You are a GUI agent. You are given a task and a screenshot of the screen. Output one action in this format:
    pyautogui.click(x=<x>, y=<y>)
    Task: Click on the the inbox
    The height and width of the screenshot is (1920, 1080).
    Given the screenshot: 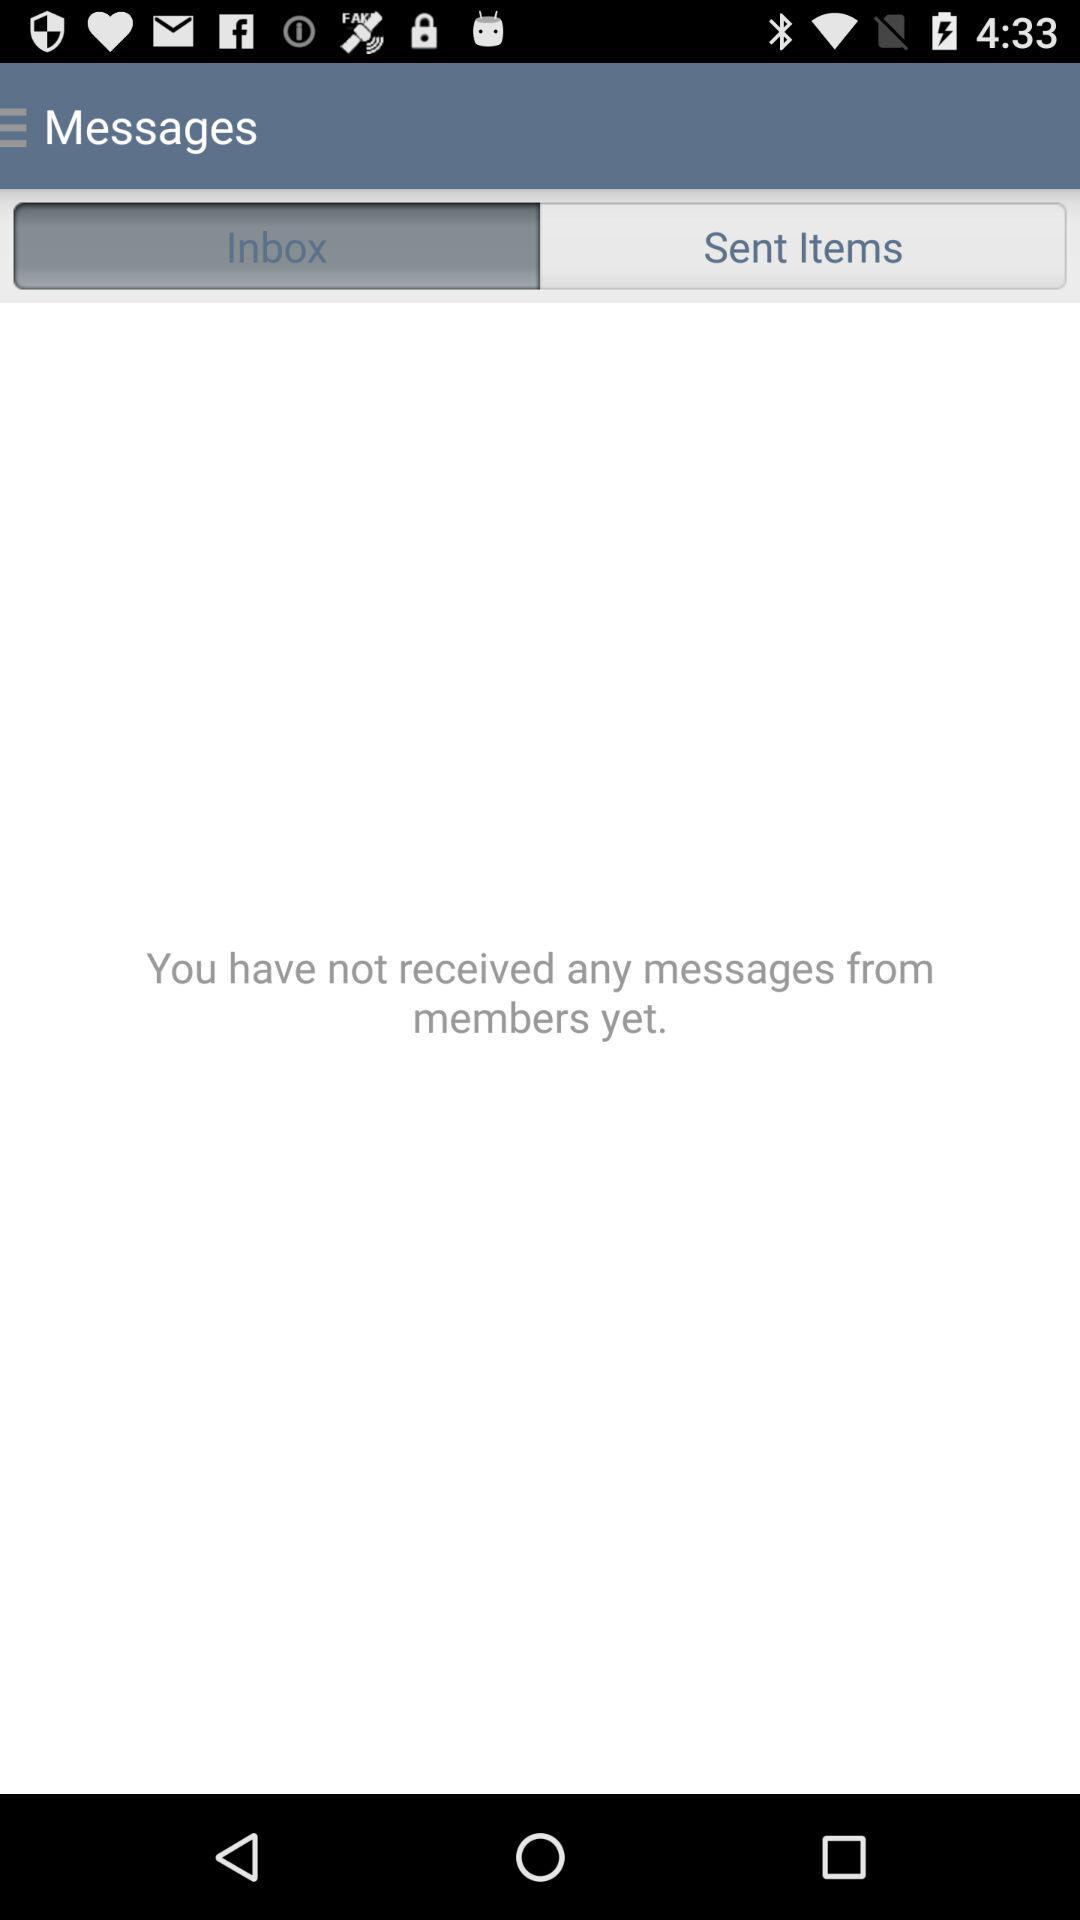 What is the action you would take?
    pyautogui.click(x=276, y=244)
    